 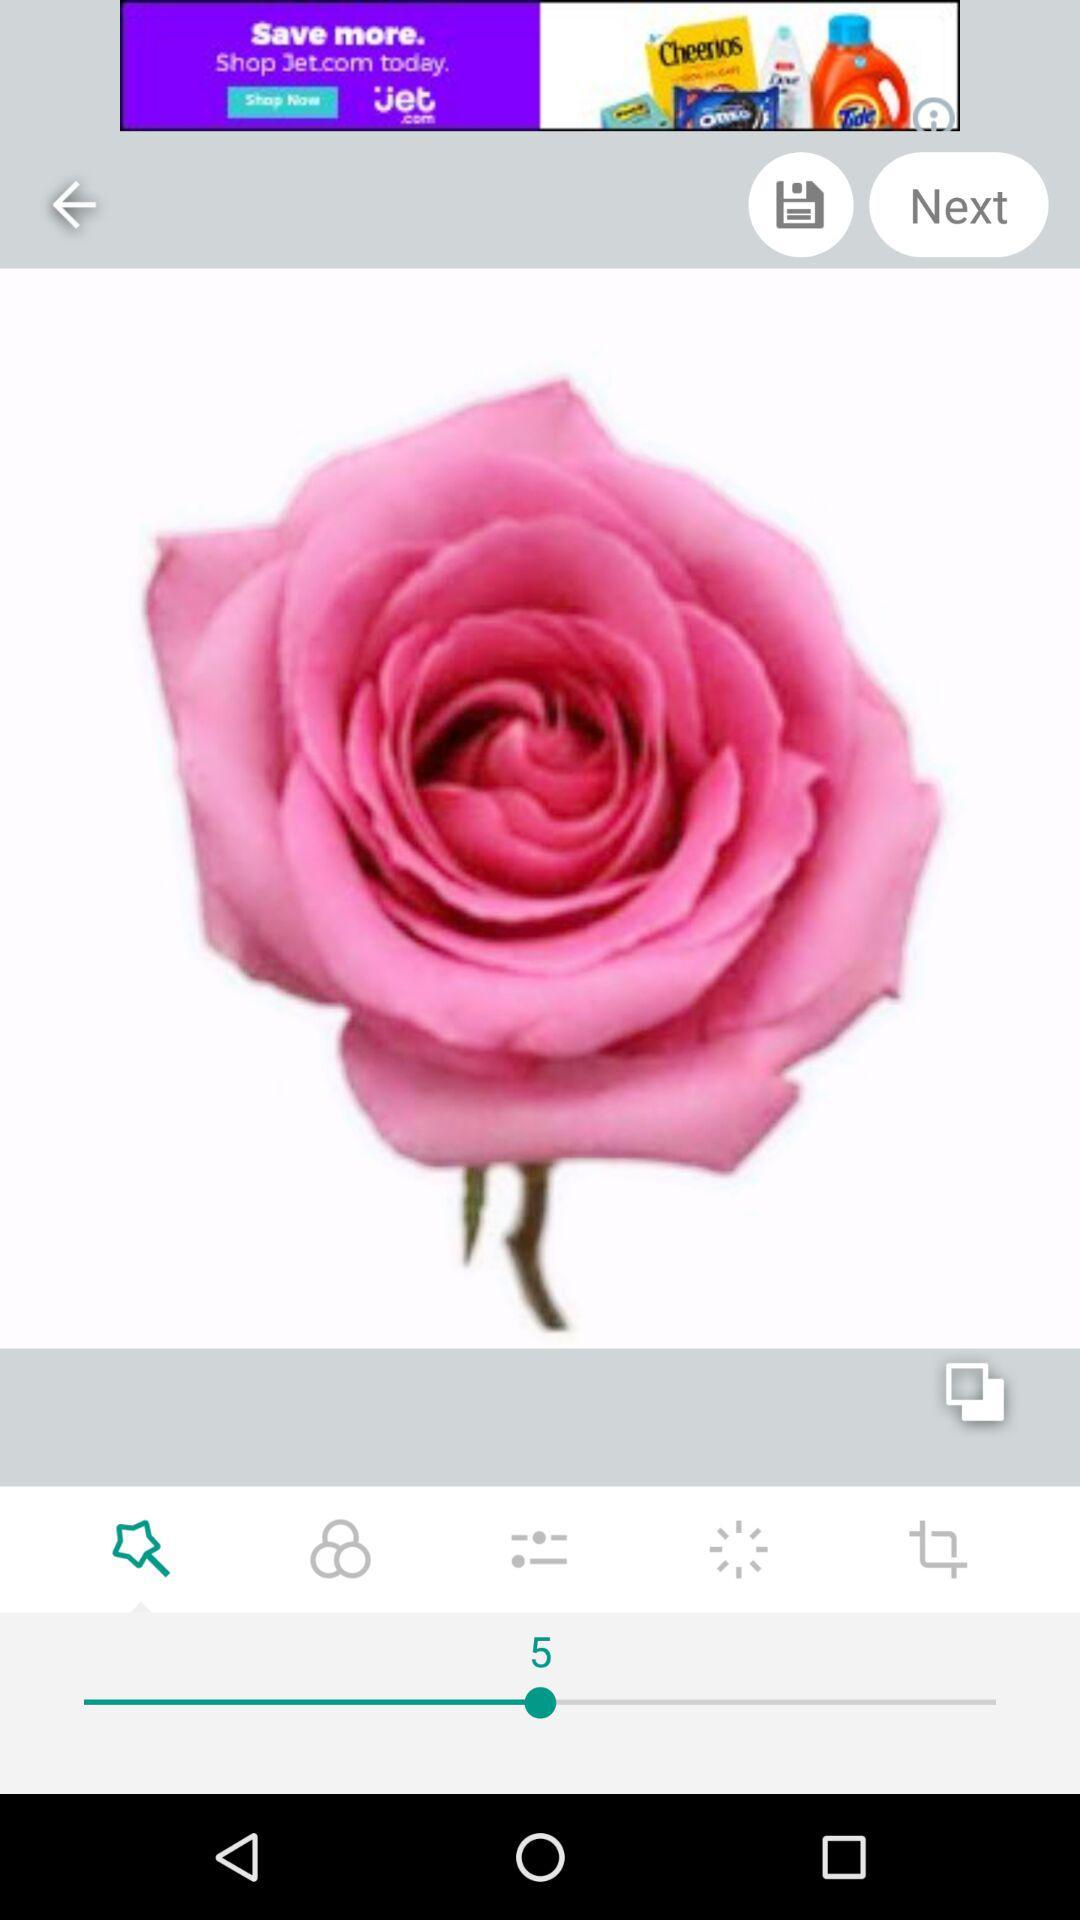 What do you see at coordinates (140, 1548) in the screenshot?
I see `zoom in to picture` at bounding box center [140, 1548].